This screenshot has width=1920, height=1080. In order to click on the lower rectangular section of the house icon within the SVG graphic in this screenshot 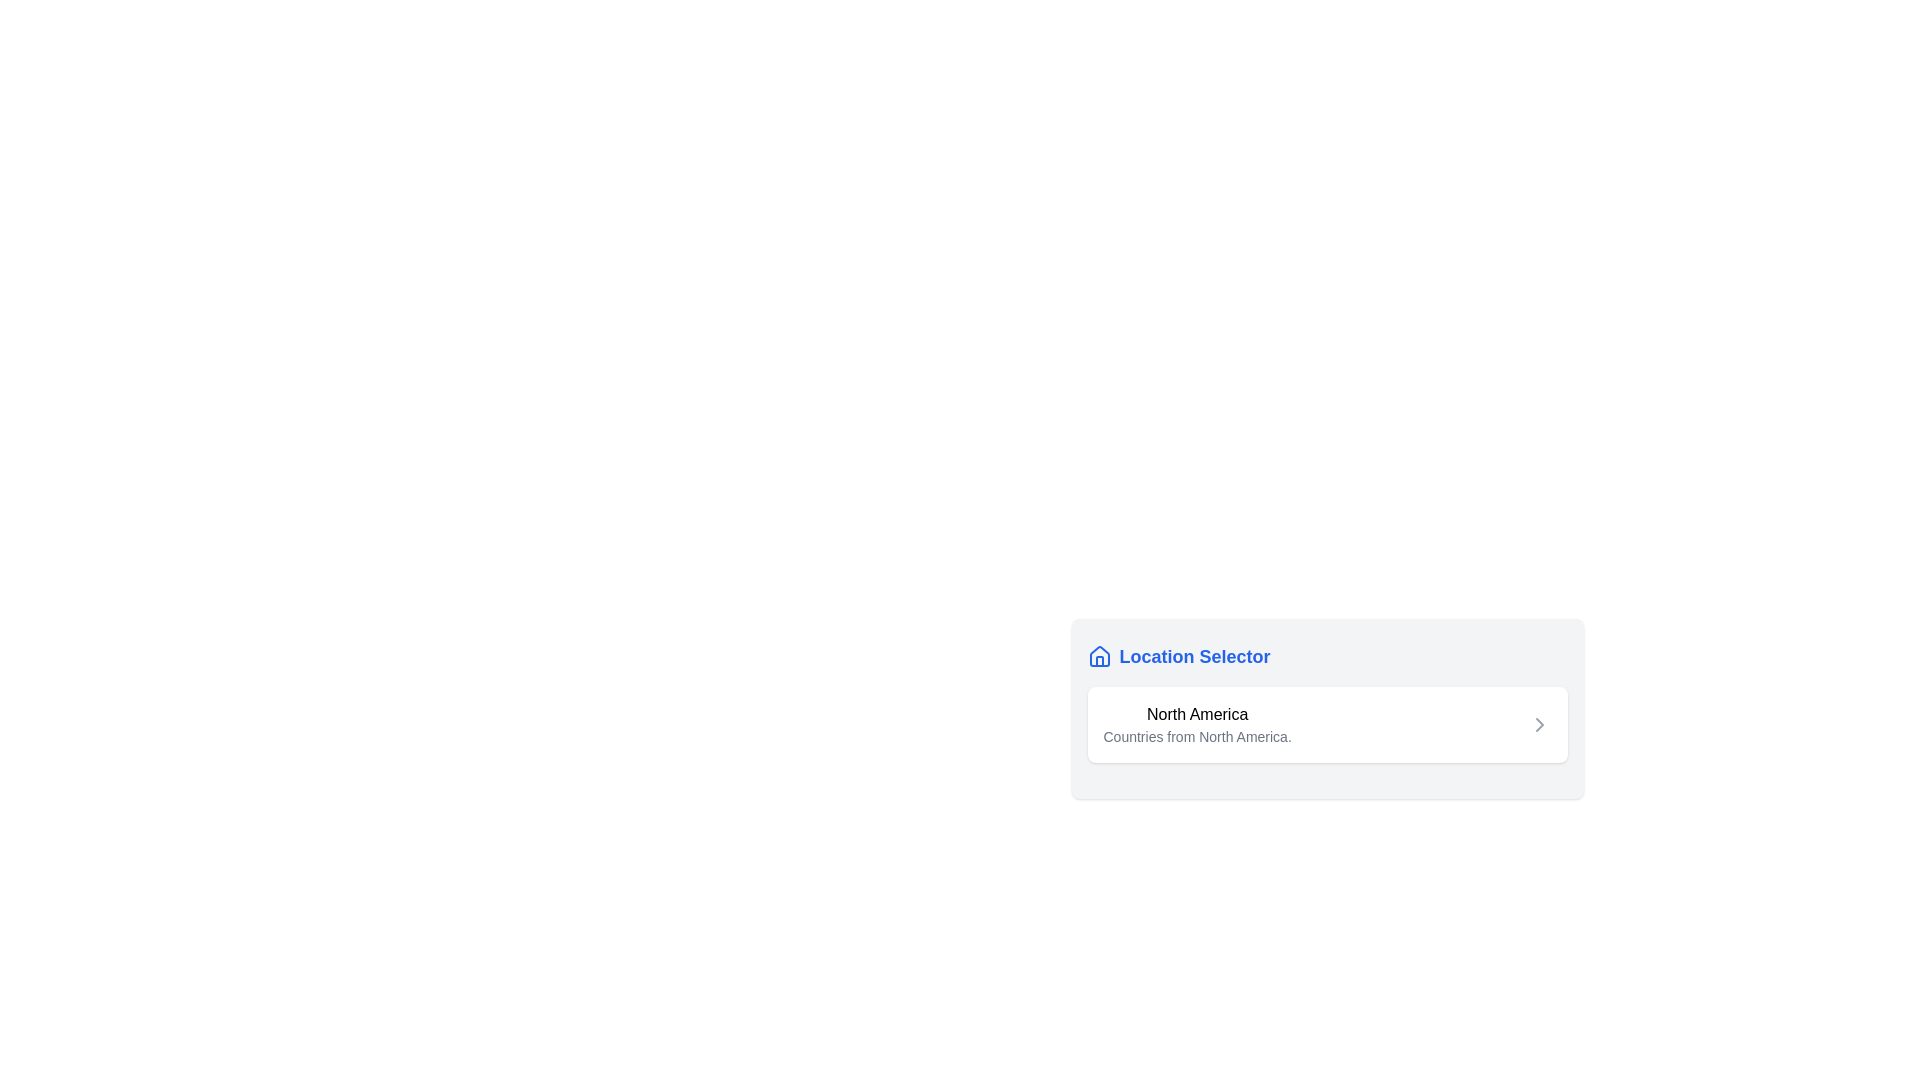, I will do `click(1098, 661)`.